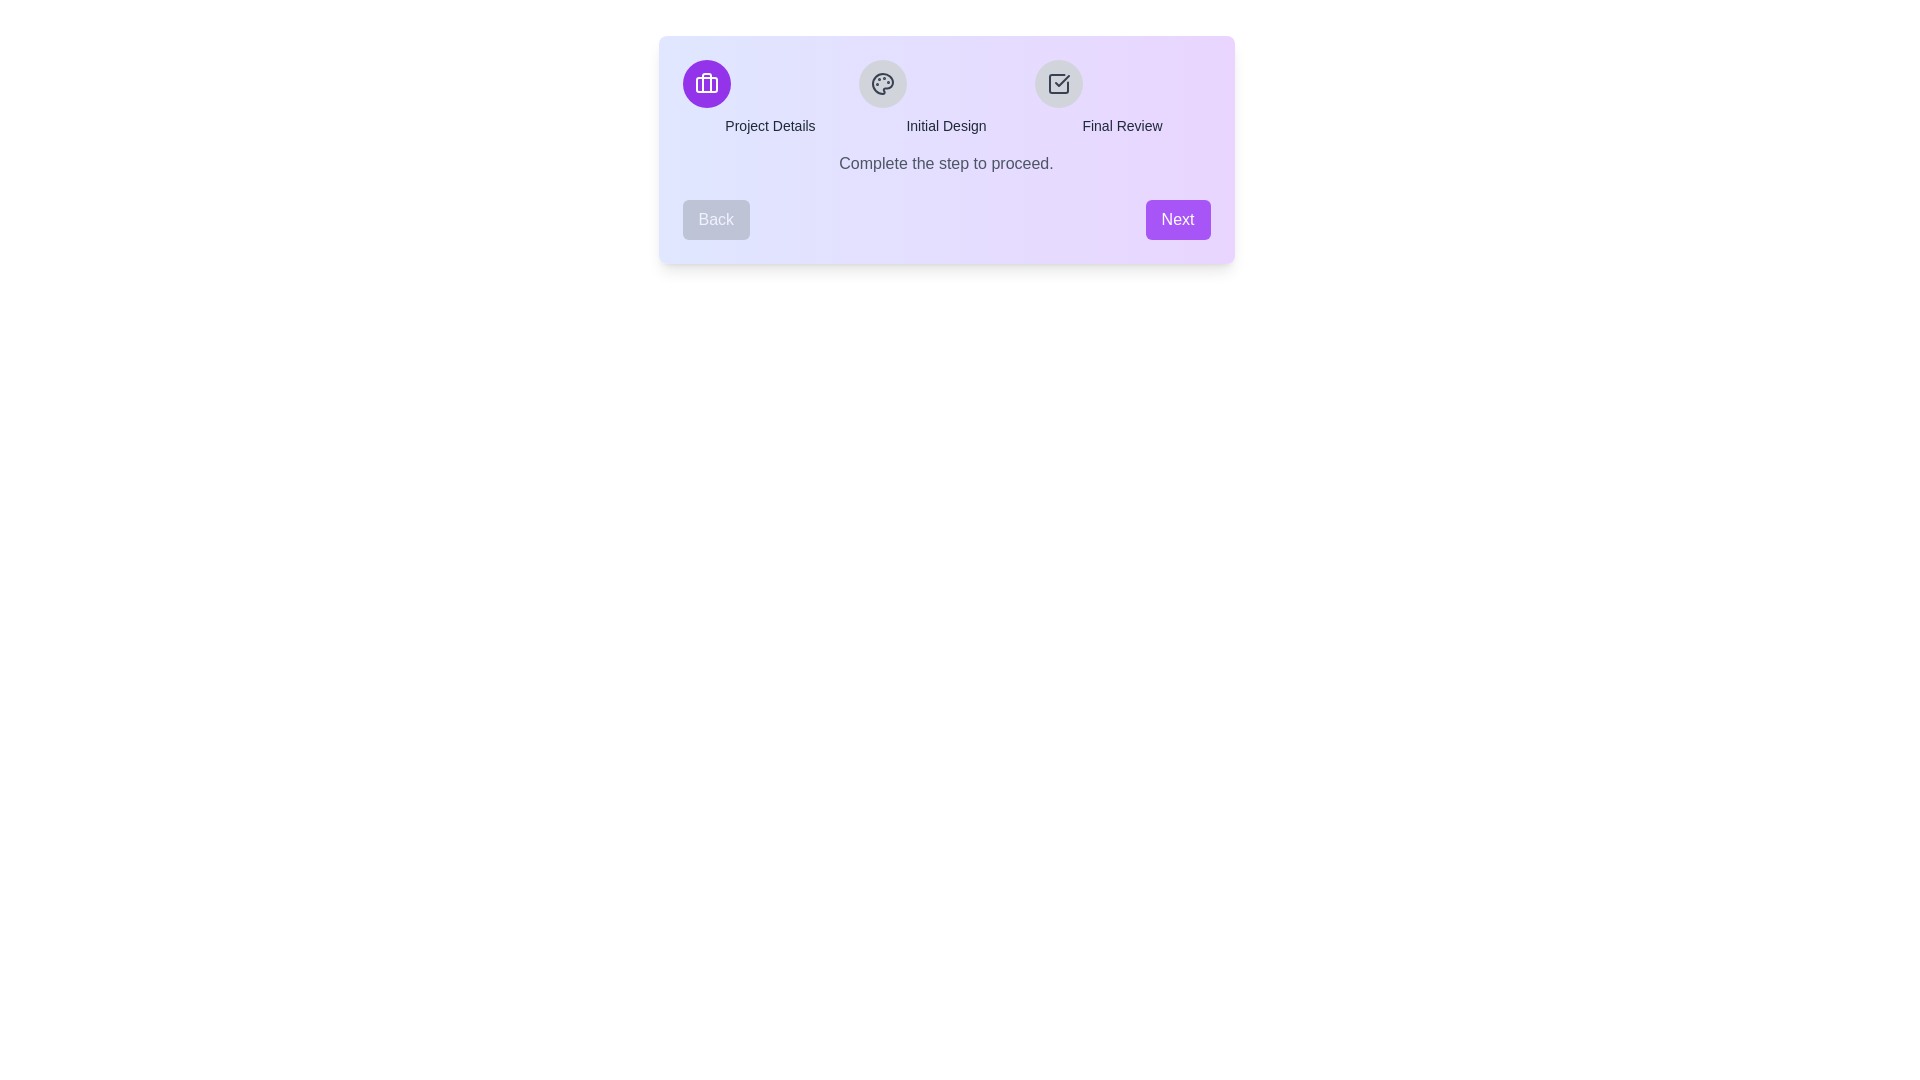  What do you see at coordinates (1177, 219) in the screenshot?
I see `the Next button to navigate through the steps` at bounding box center [1177, 219].